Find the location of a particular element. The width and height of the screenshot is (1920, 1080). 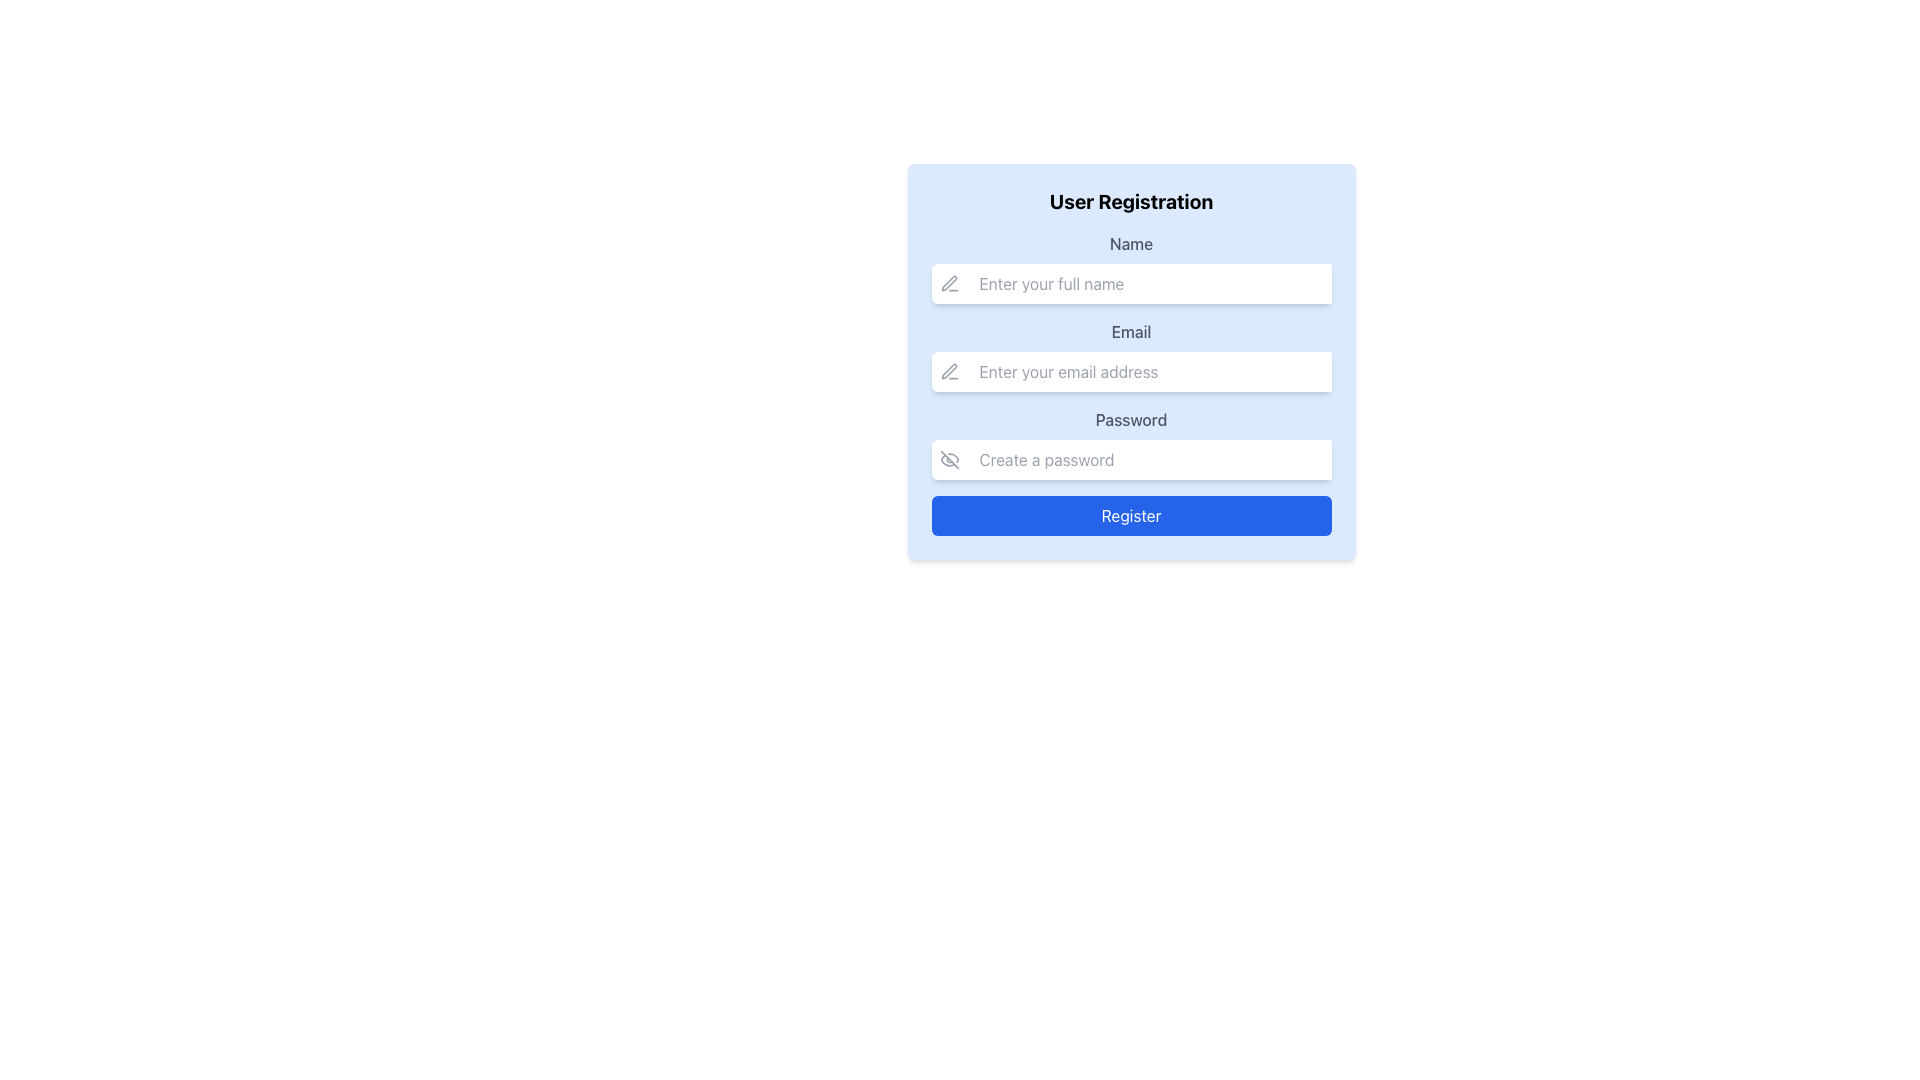

the pen icon located to the left of the 'Name' input field in the user registration card interface, indicating that the associated text field is editable is located at coordinates (948, 284).